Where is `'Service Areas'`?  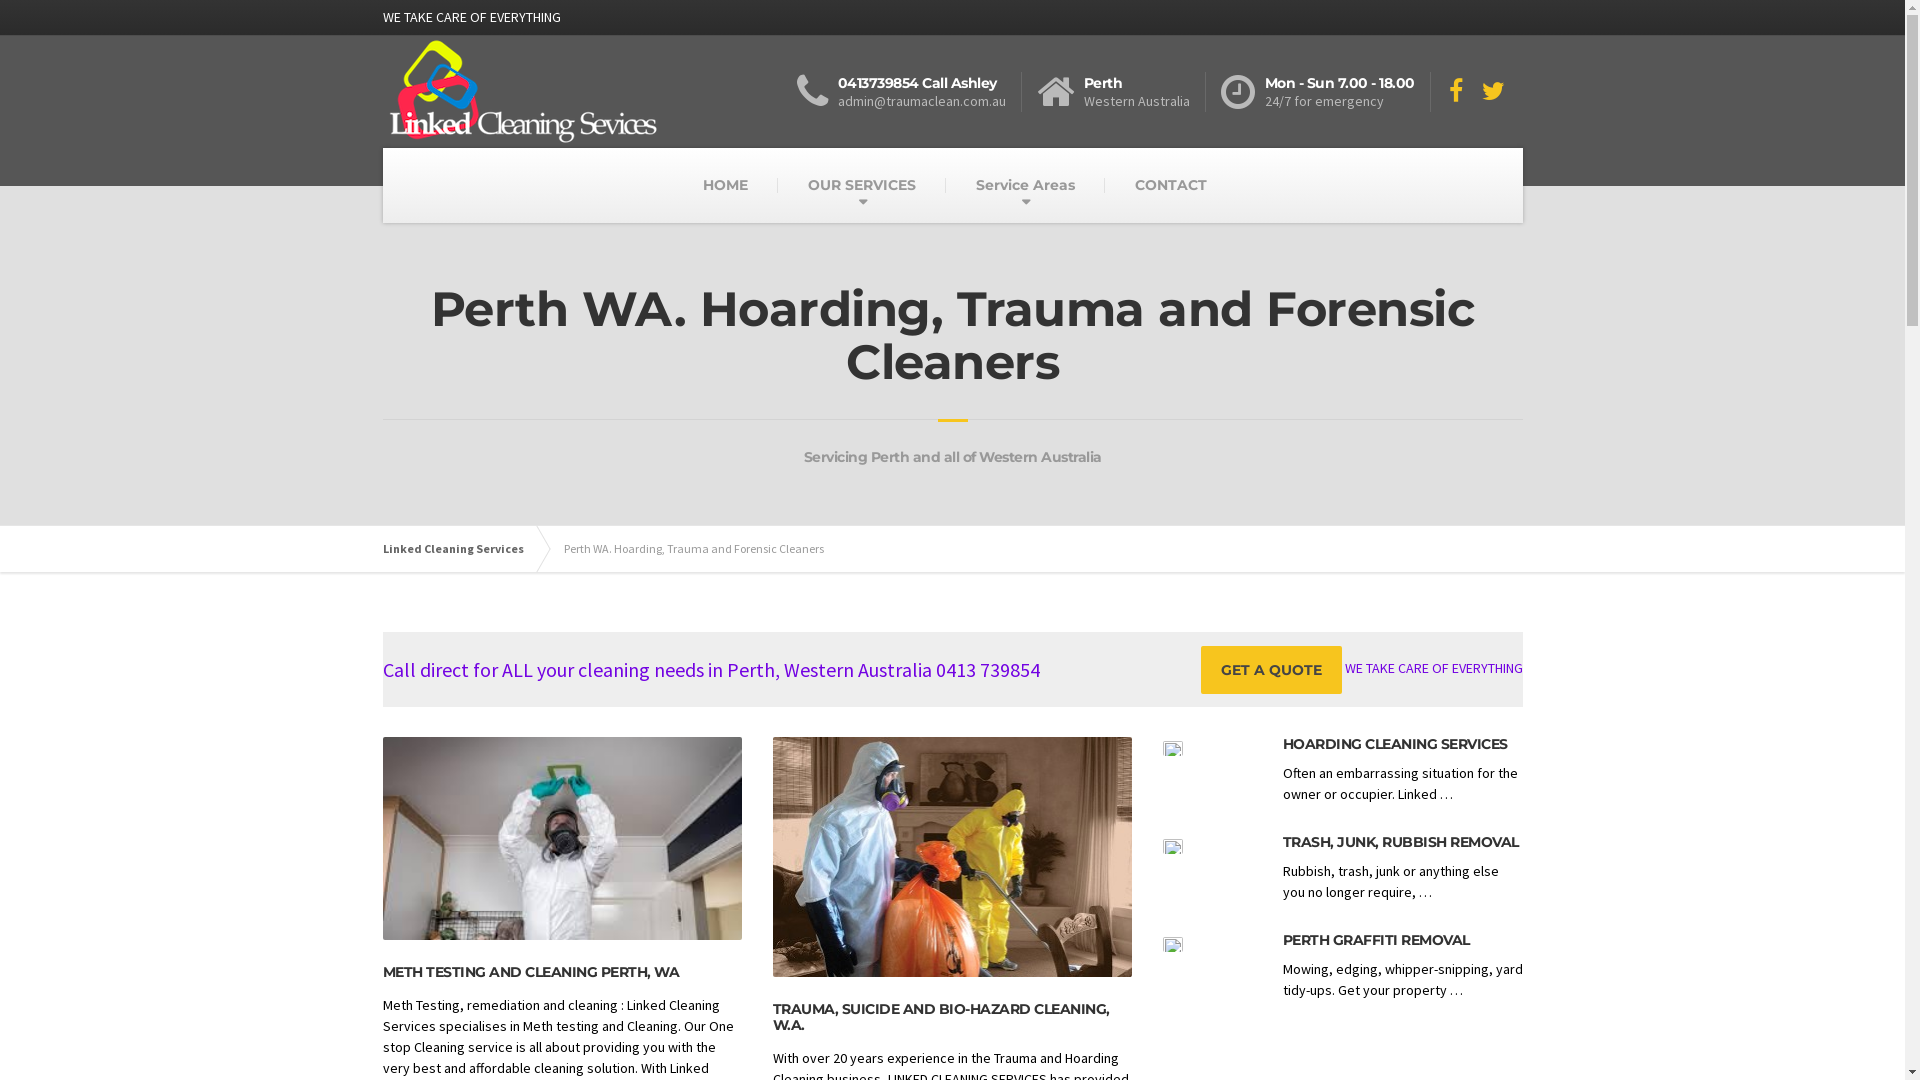 'Service Areas' is located at coordinates (944, 185).